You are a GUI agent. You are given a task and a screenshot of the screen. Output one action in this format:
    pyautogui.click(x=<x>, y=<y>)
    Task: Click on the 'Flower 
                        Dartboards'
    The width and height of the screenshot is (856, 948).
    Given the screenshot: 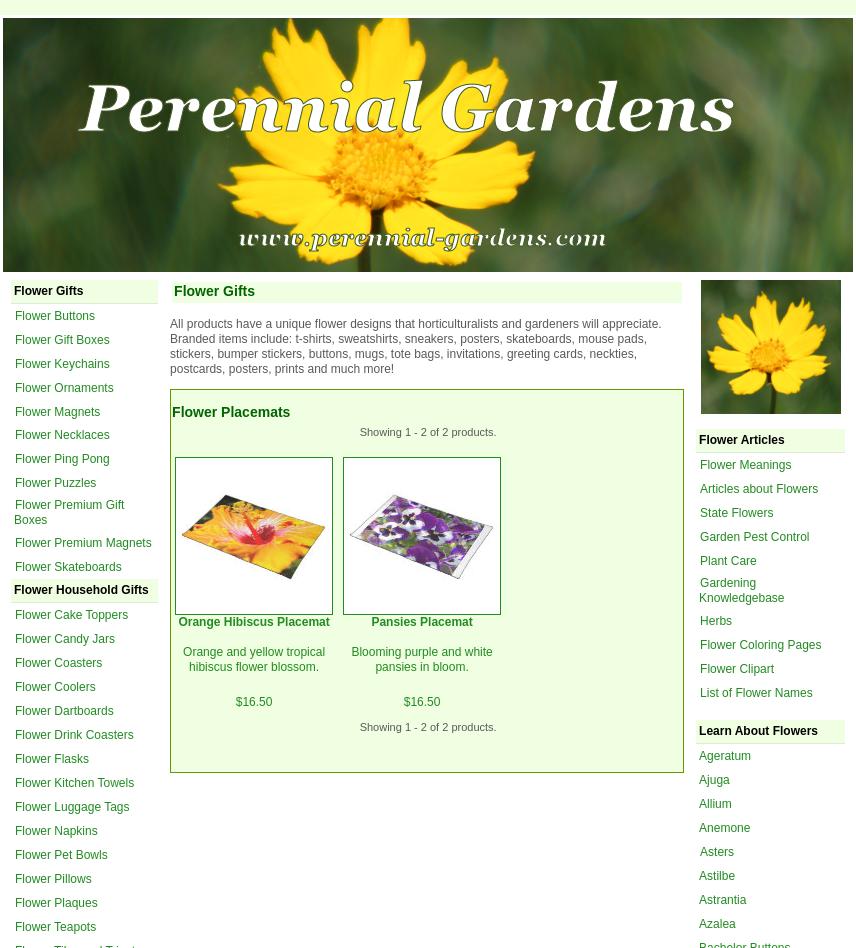 What is the action you would take?
    pyautogui.click(x=63, y=708)
    